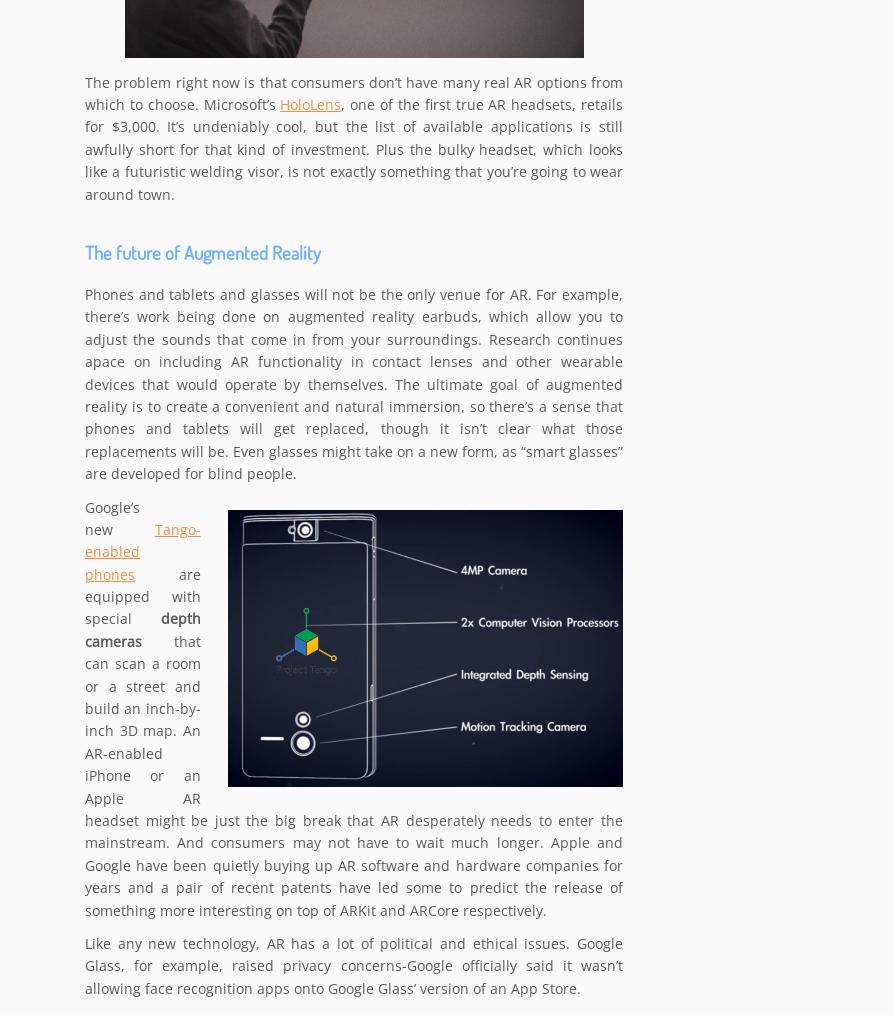 Image resolution: width=894 pixels, height=1015 pixels. What do you see at coordinates (353, 775) in the screenshot?
I see `'that can scan a room or a street and build an inch-by-inch 3D map. An AR-enabled iPhone or an Apple AR headset might be just the big break that AR desperately needs to enter the mainstream. And consumers may not have to wait much longer. Apple and Google have been quietly buying up AR software and hardware companies for years and a pair of recent patents have led some to predict the release of something more interesting on top of ARKit and ARCore respectively.'` at bounding box center [353, 775].